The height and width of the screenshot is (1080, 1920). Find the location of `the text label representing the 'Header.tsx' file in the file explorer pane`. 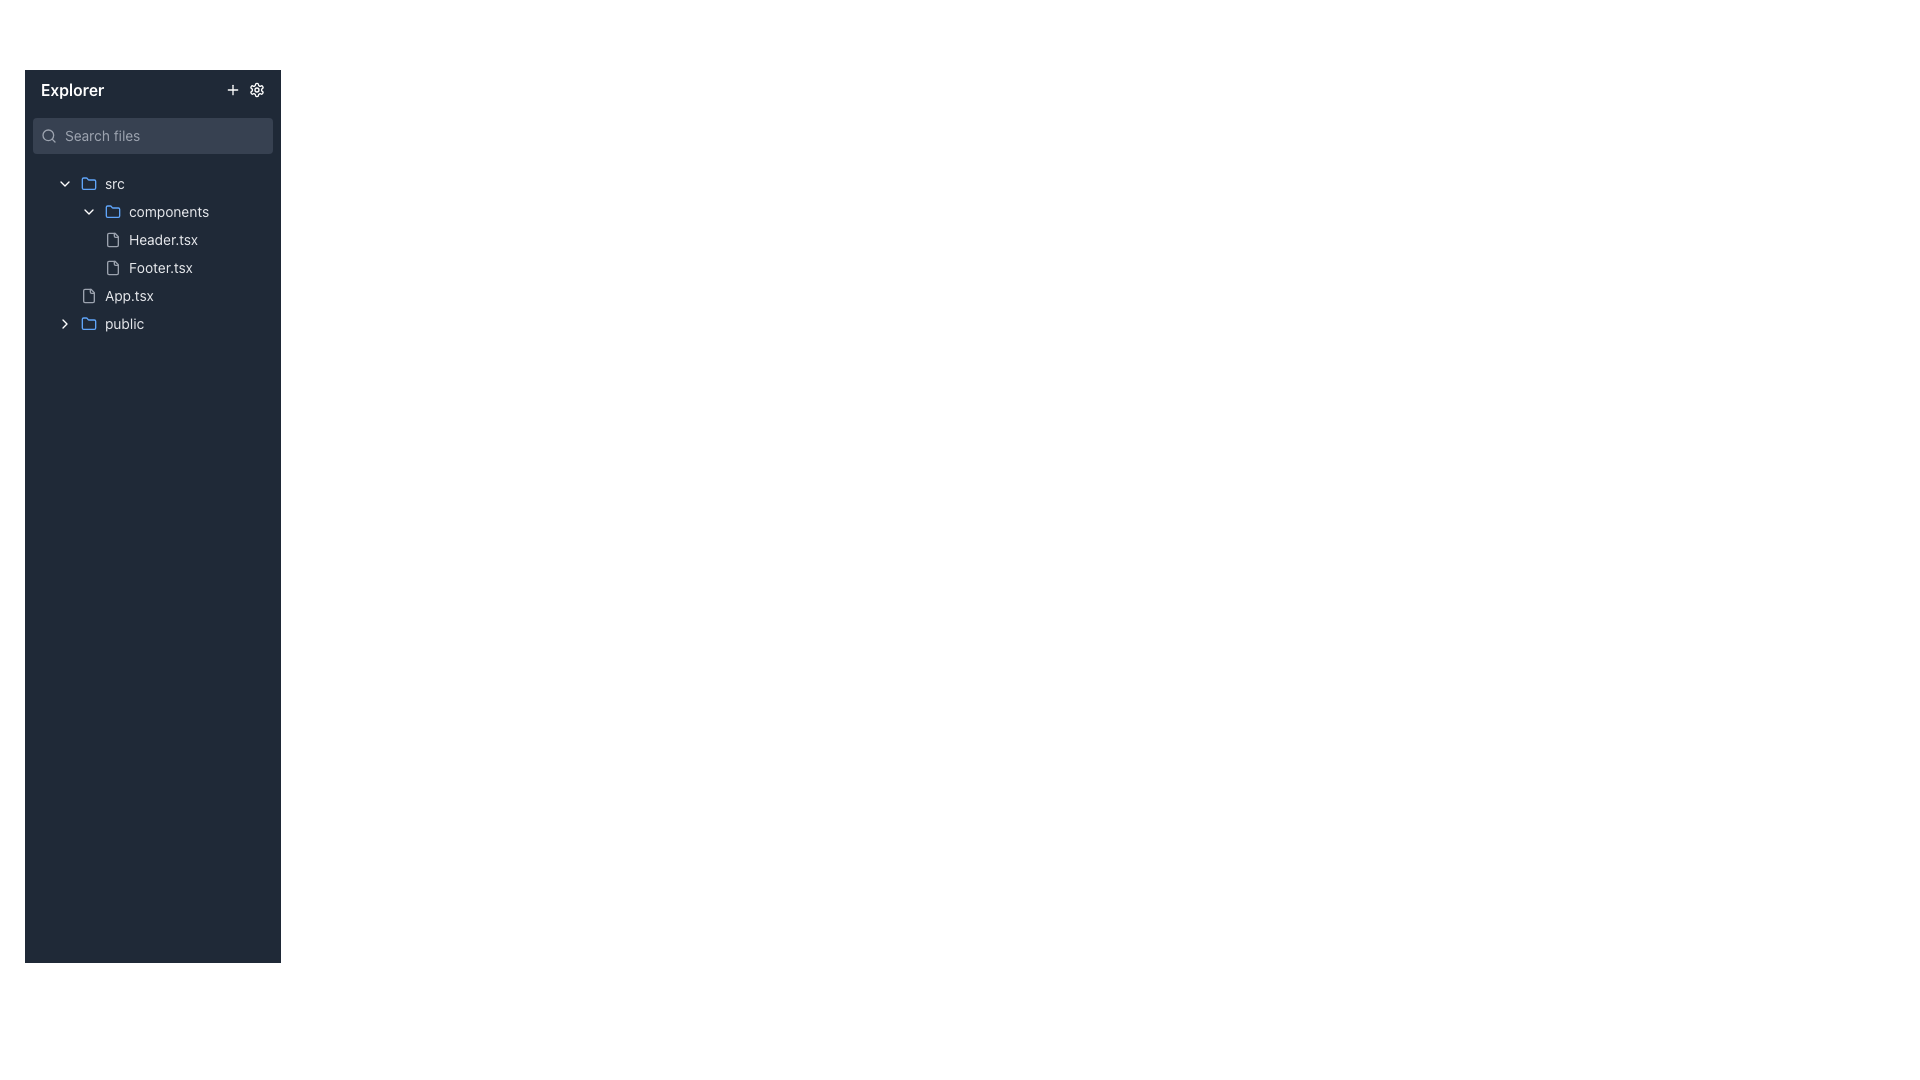

the text label representing the 'Header.tsx' file in the file explorer pane is located at coordinates (163, 238).